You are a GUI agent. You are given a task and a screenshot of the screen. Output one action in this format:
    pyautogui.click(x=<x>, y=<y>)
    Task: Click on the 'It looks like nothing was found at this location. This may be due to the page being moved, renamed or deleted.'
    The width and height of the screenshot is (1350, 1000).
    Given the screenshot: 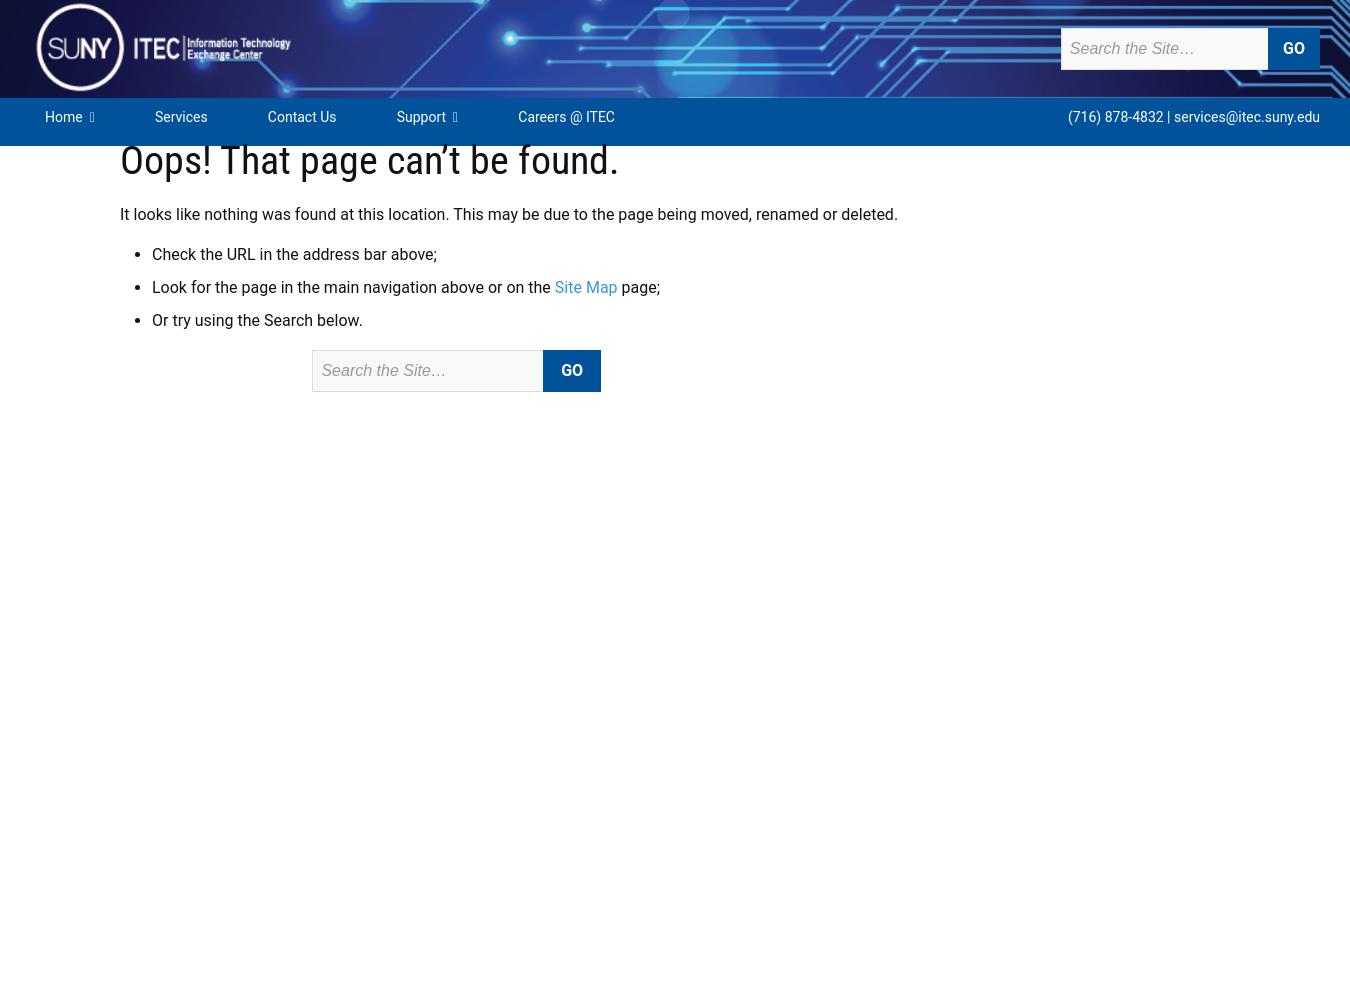 What is the action you would take?
    pyautogui.click(x=507, y=212)
    